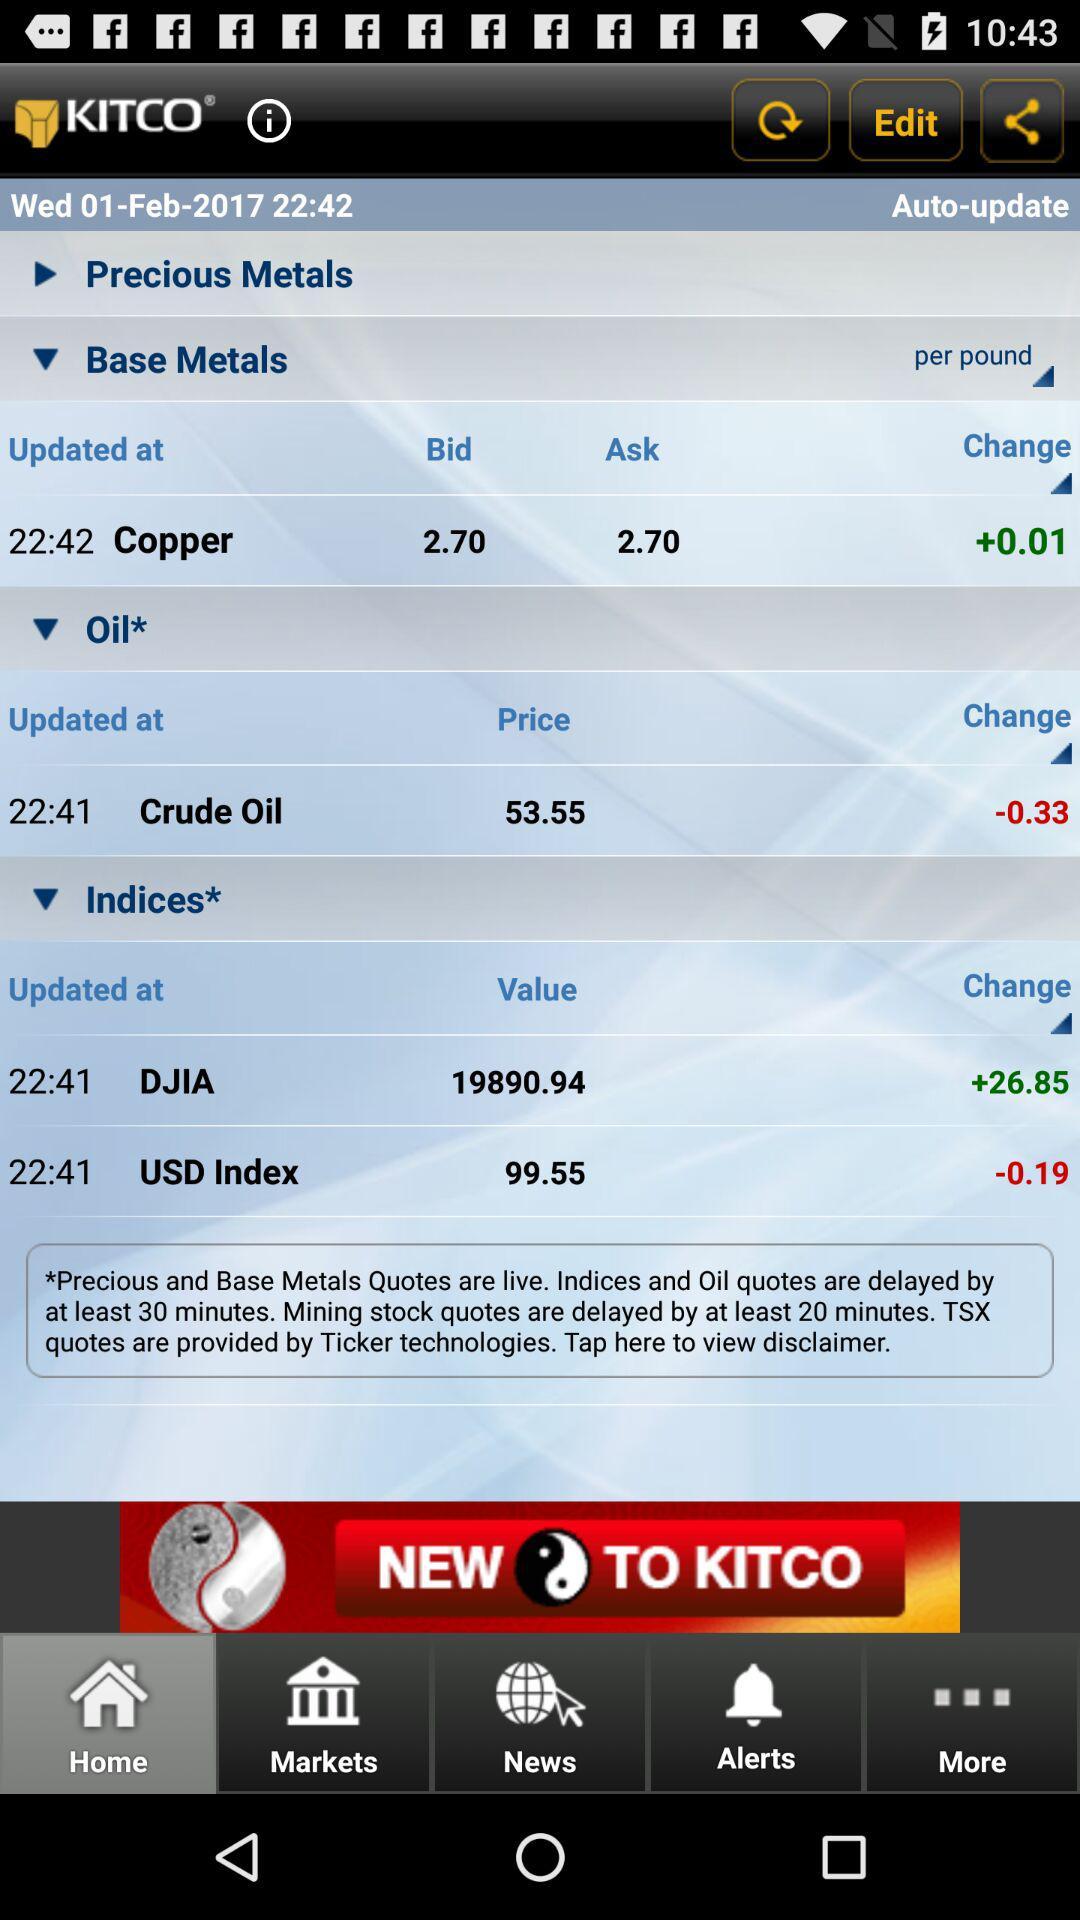 This screenshot has height=1920, width=1080. I want to click on icon above alerts, so click(755, 1690).